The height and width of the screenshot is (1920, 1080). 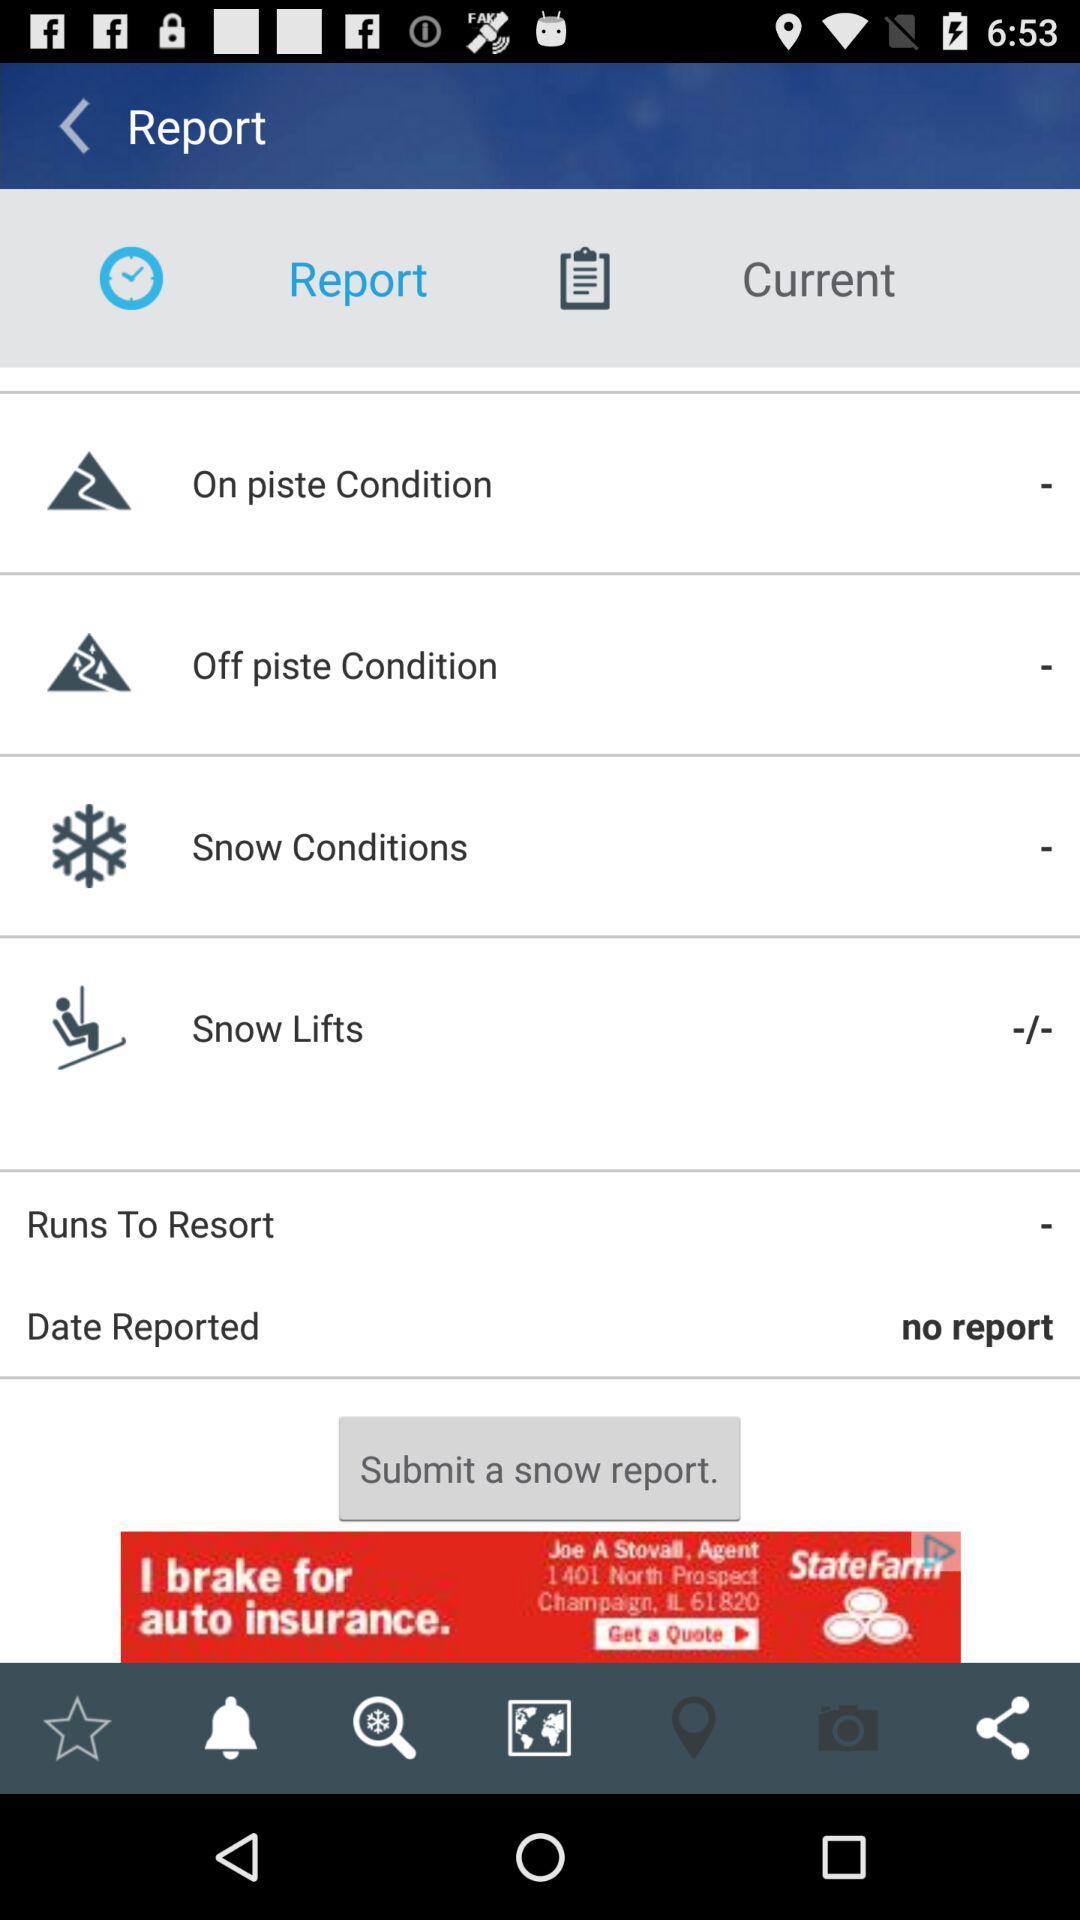 What do you see at coordinates (1002, 1727) in the screenshot?
I see `share the report` at bounding box center [1002, 1727].